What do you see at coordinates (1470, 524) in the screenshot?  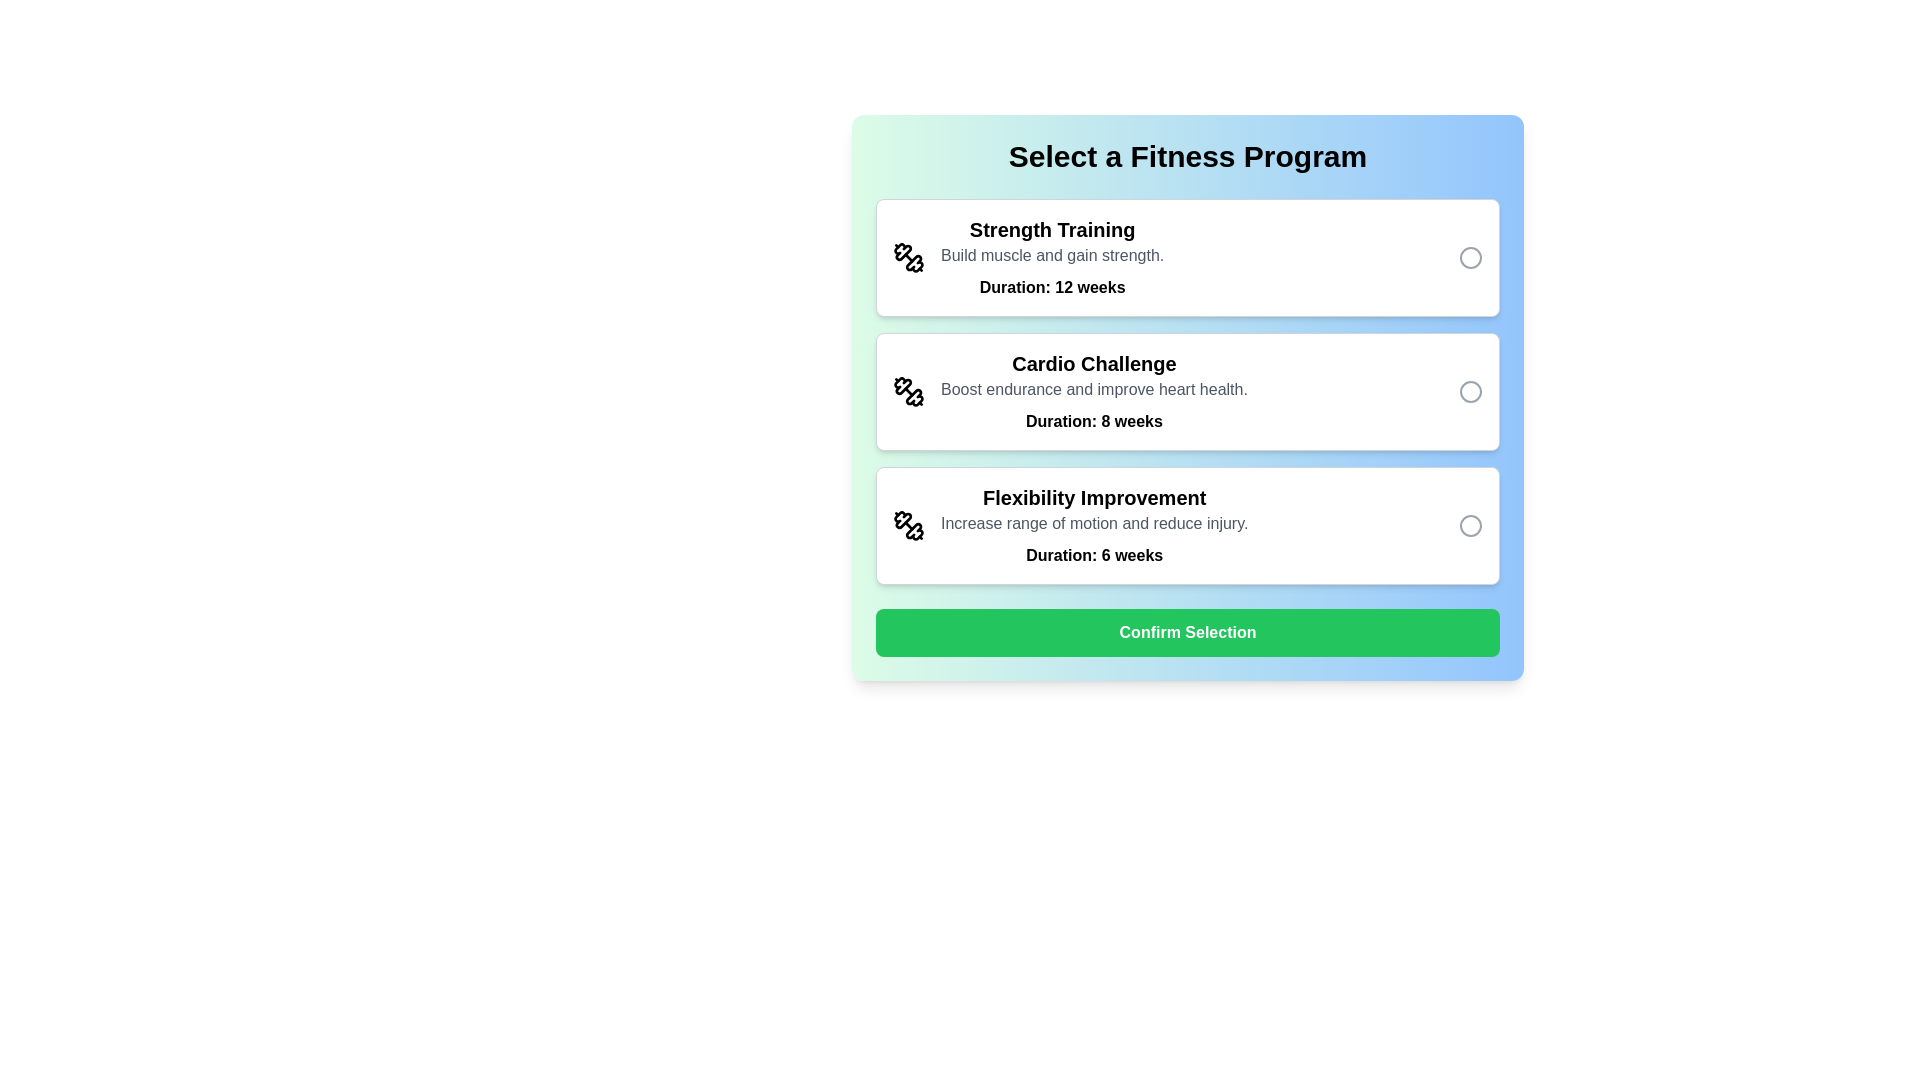 I see `the inner circle of the SVG icon that is located at the far-right edge of the 'Flexibility Improvement' program option box` at bounding box center [1470, 524].